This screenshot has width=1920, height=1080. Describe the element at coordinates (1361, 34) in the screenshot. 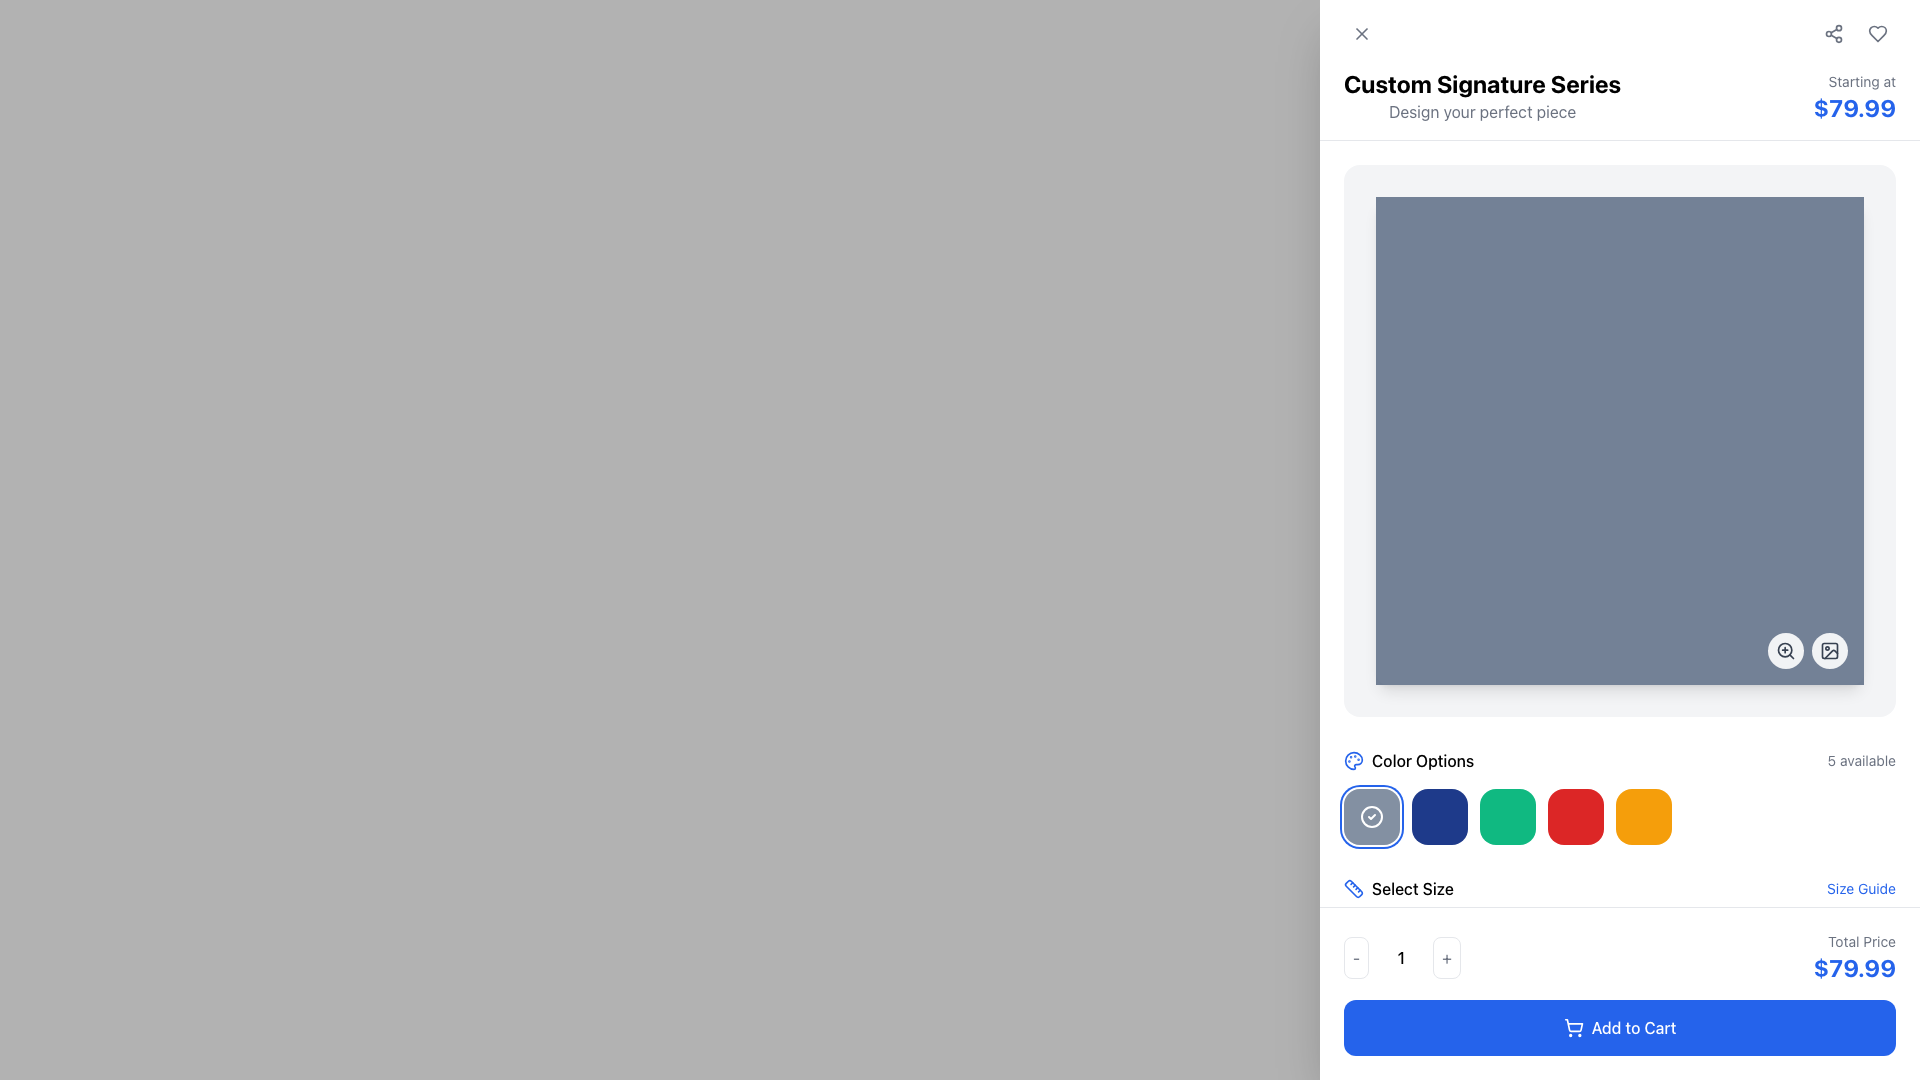

I see `the close or dismiss button represented by an 'X' icon located in the top-left corner of the white panel` at that location.